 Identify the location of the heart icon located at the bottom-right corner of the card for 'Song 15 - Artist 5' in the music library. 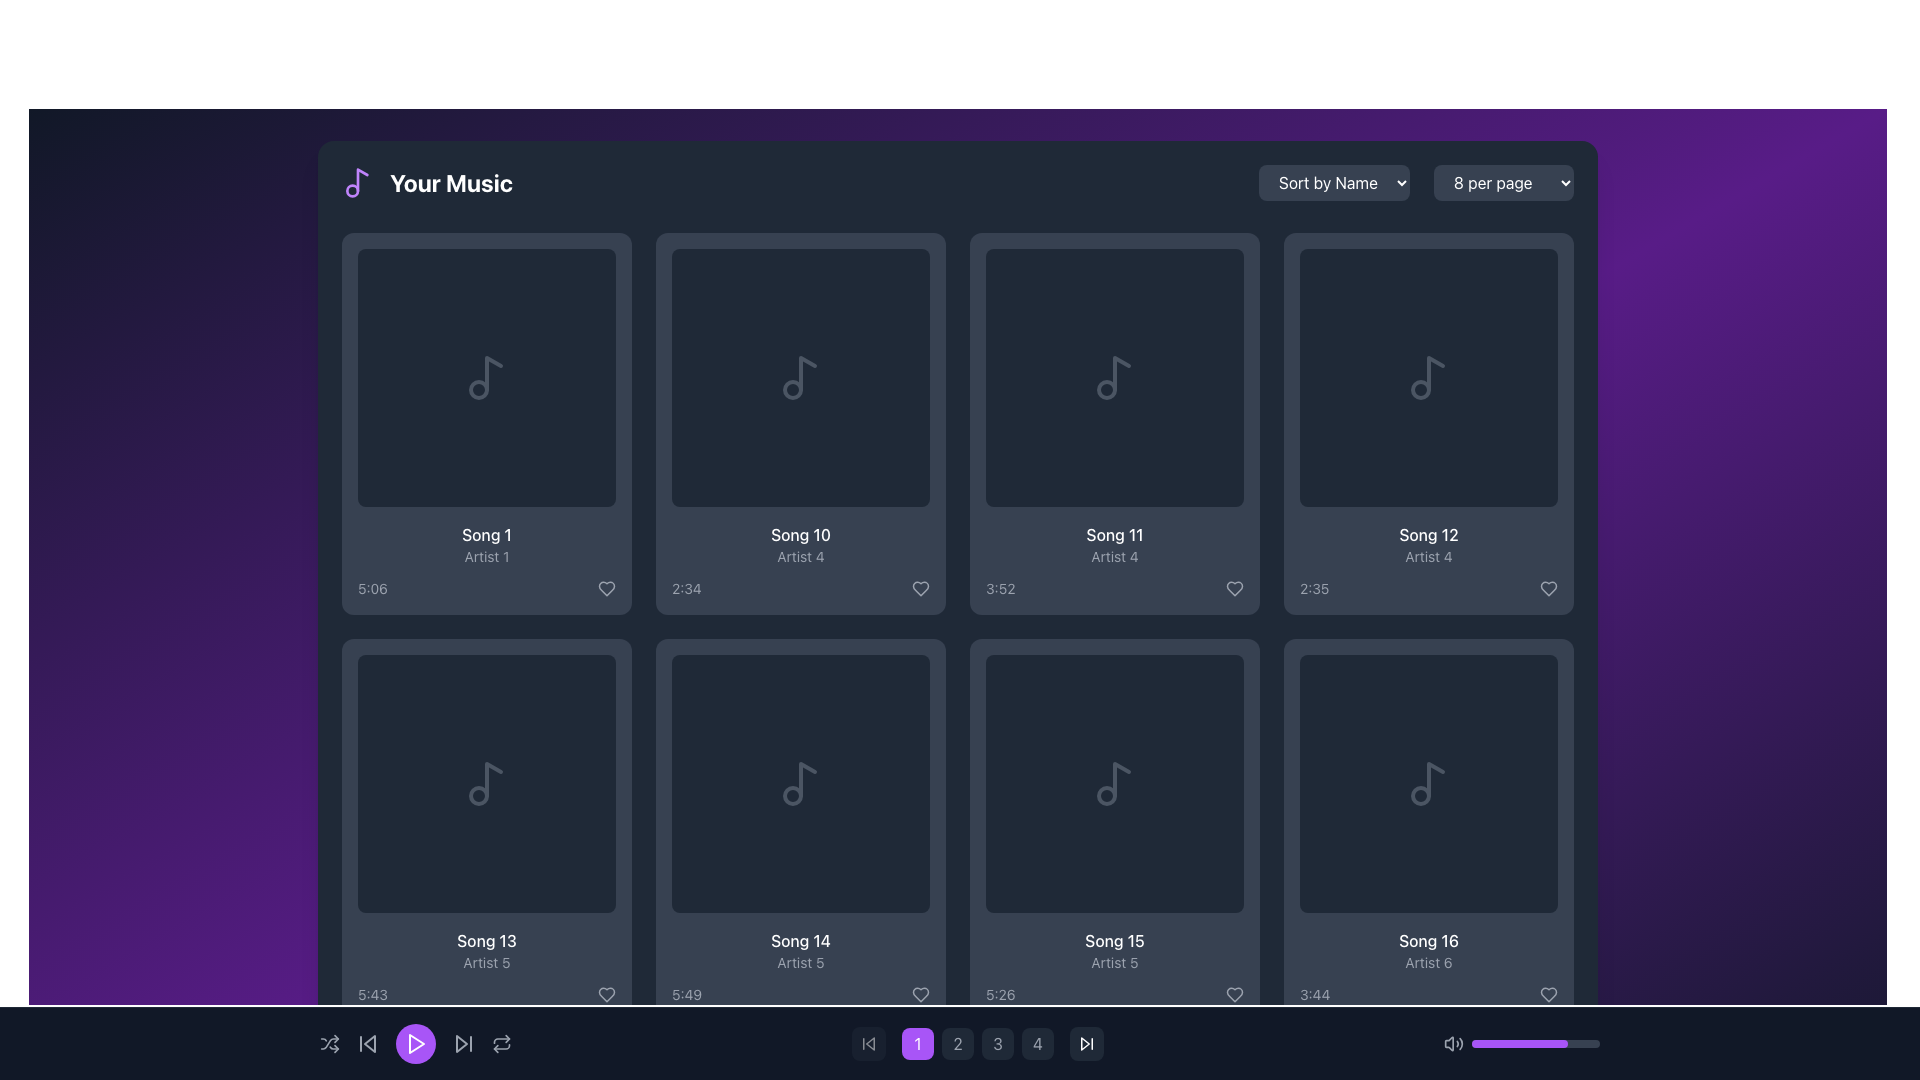
(1233, 995).